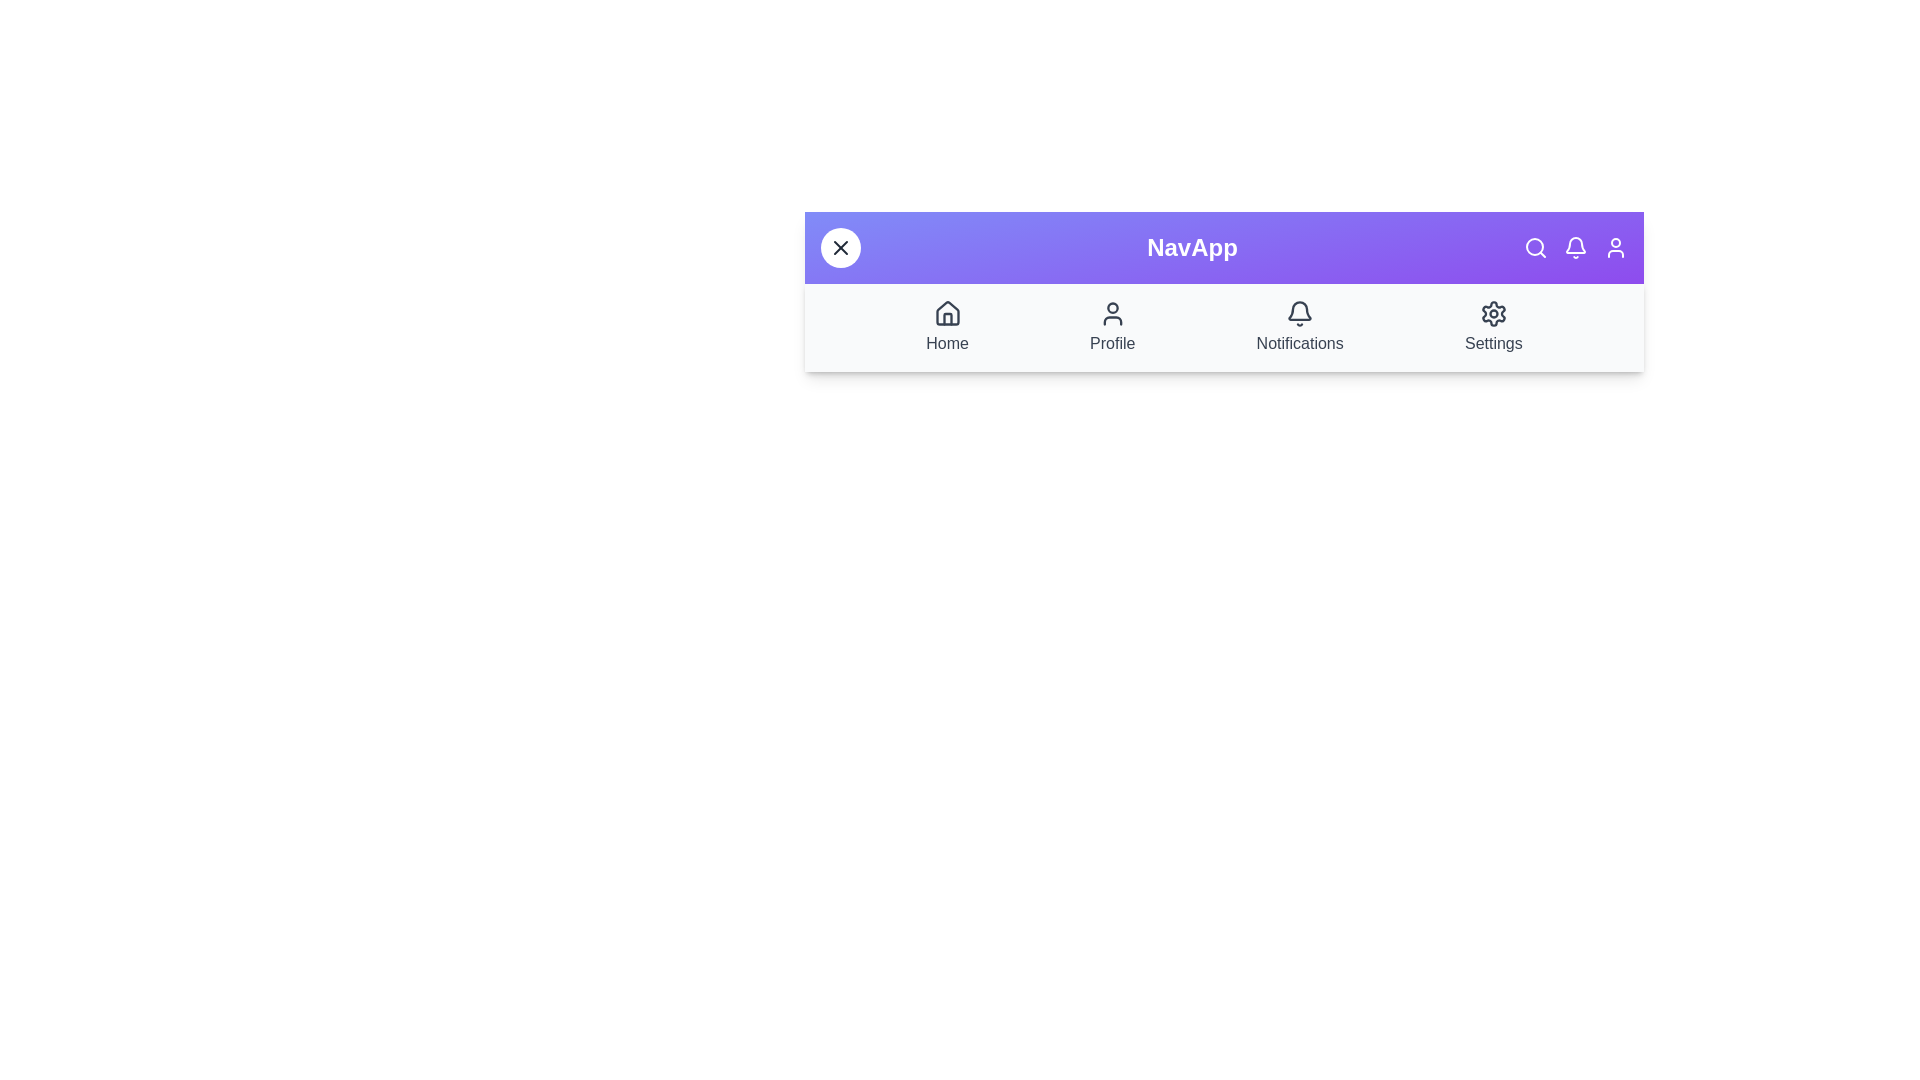 This screenshot has height=1080, width=1920. Describe the element at coordinates (1300, 326) in the screenshot. I see `the Notifications navigation button` at that location.